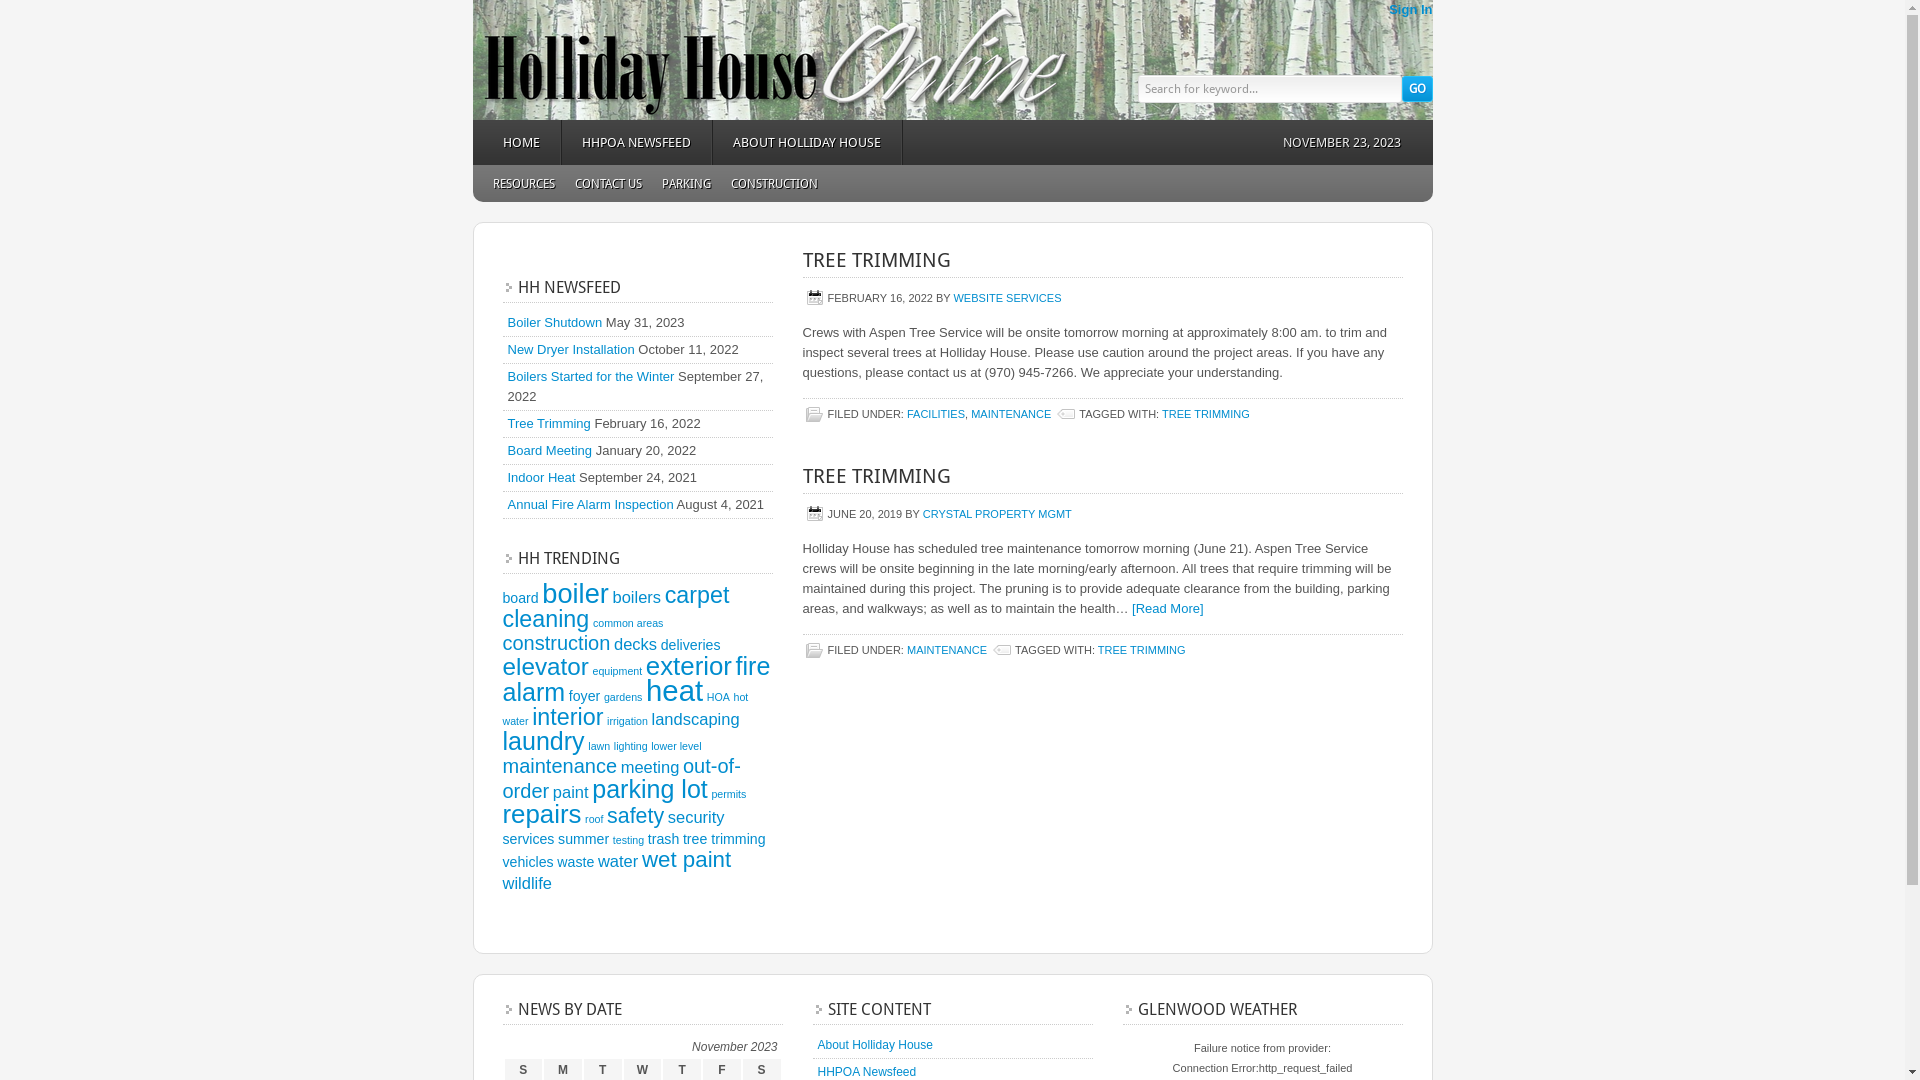 Image resolution: width=1920 pixels, height=1080 pixels. I want to click on 'out-of-order', so click(619, 777).